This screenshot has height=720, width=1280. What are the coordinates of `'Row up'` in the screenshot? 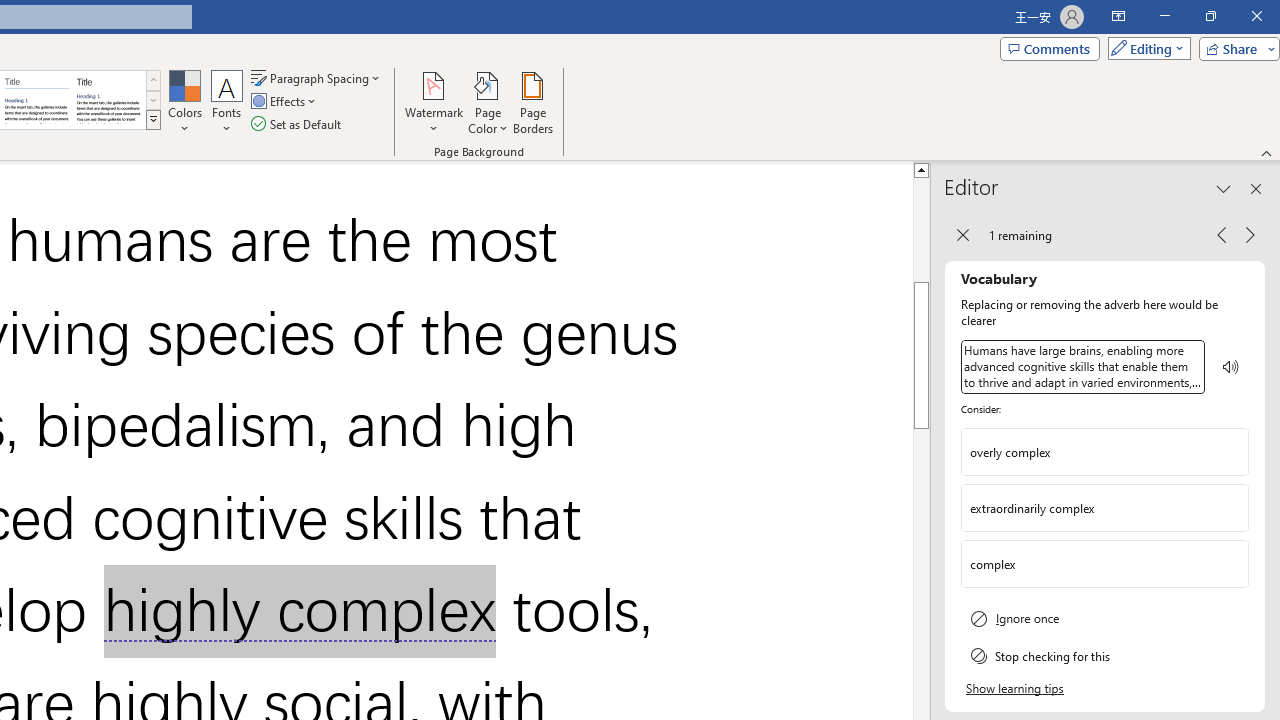 It's located at (152, 79).